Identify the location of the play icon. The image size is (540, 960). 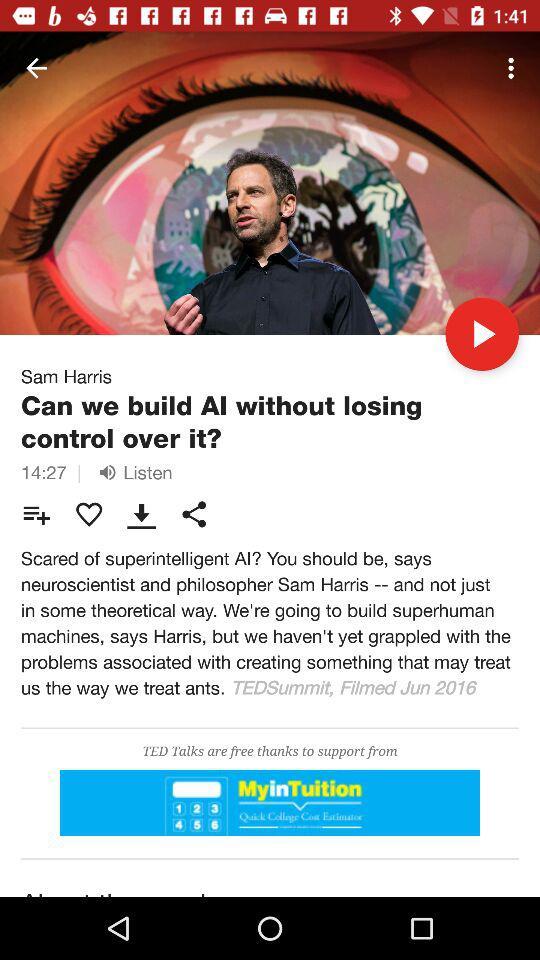
(481, 334).